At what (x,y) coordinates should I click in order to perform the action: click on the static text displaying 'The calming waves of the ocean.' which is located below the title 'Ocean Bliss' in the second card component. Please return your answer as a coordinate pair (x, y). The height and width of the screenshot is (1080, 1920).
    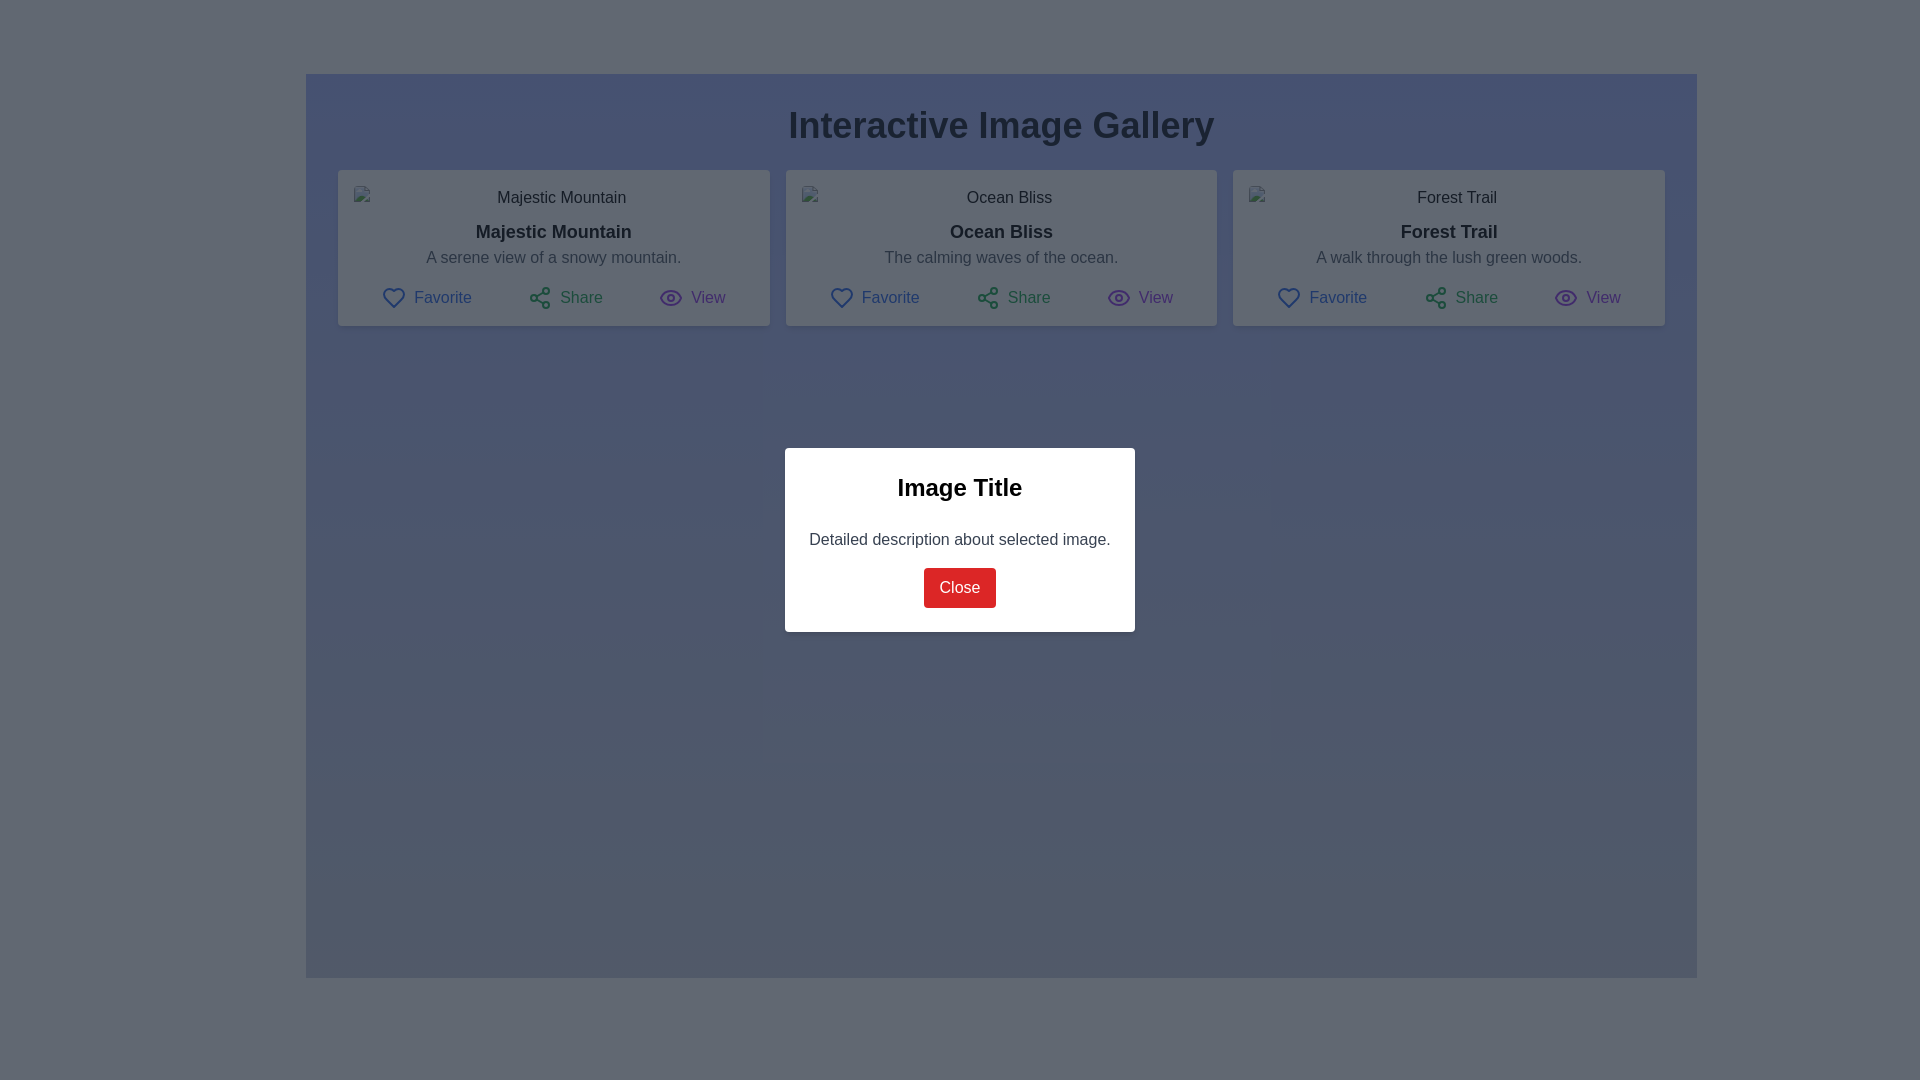
    Looking at the image, I should click on (1001, 257).